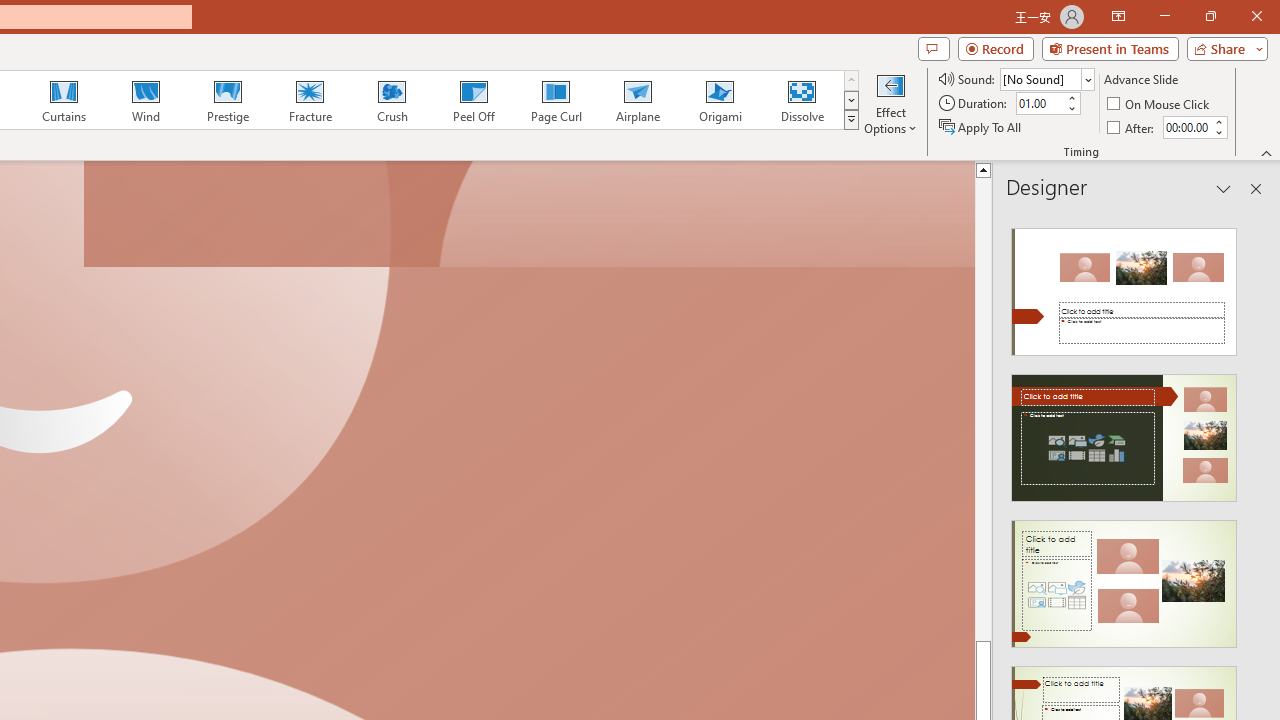 The image size is (1280, 720). What do you see at coordinates (64, 100) in the screenshot?
I see `'Curtains'` at bounding box center [64, 100].